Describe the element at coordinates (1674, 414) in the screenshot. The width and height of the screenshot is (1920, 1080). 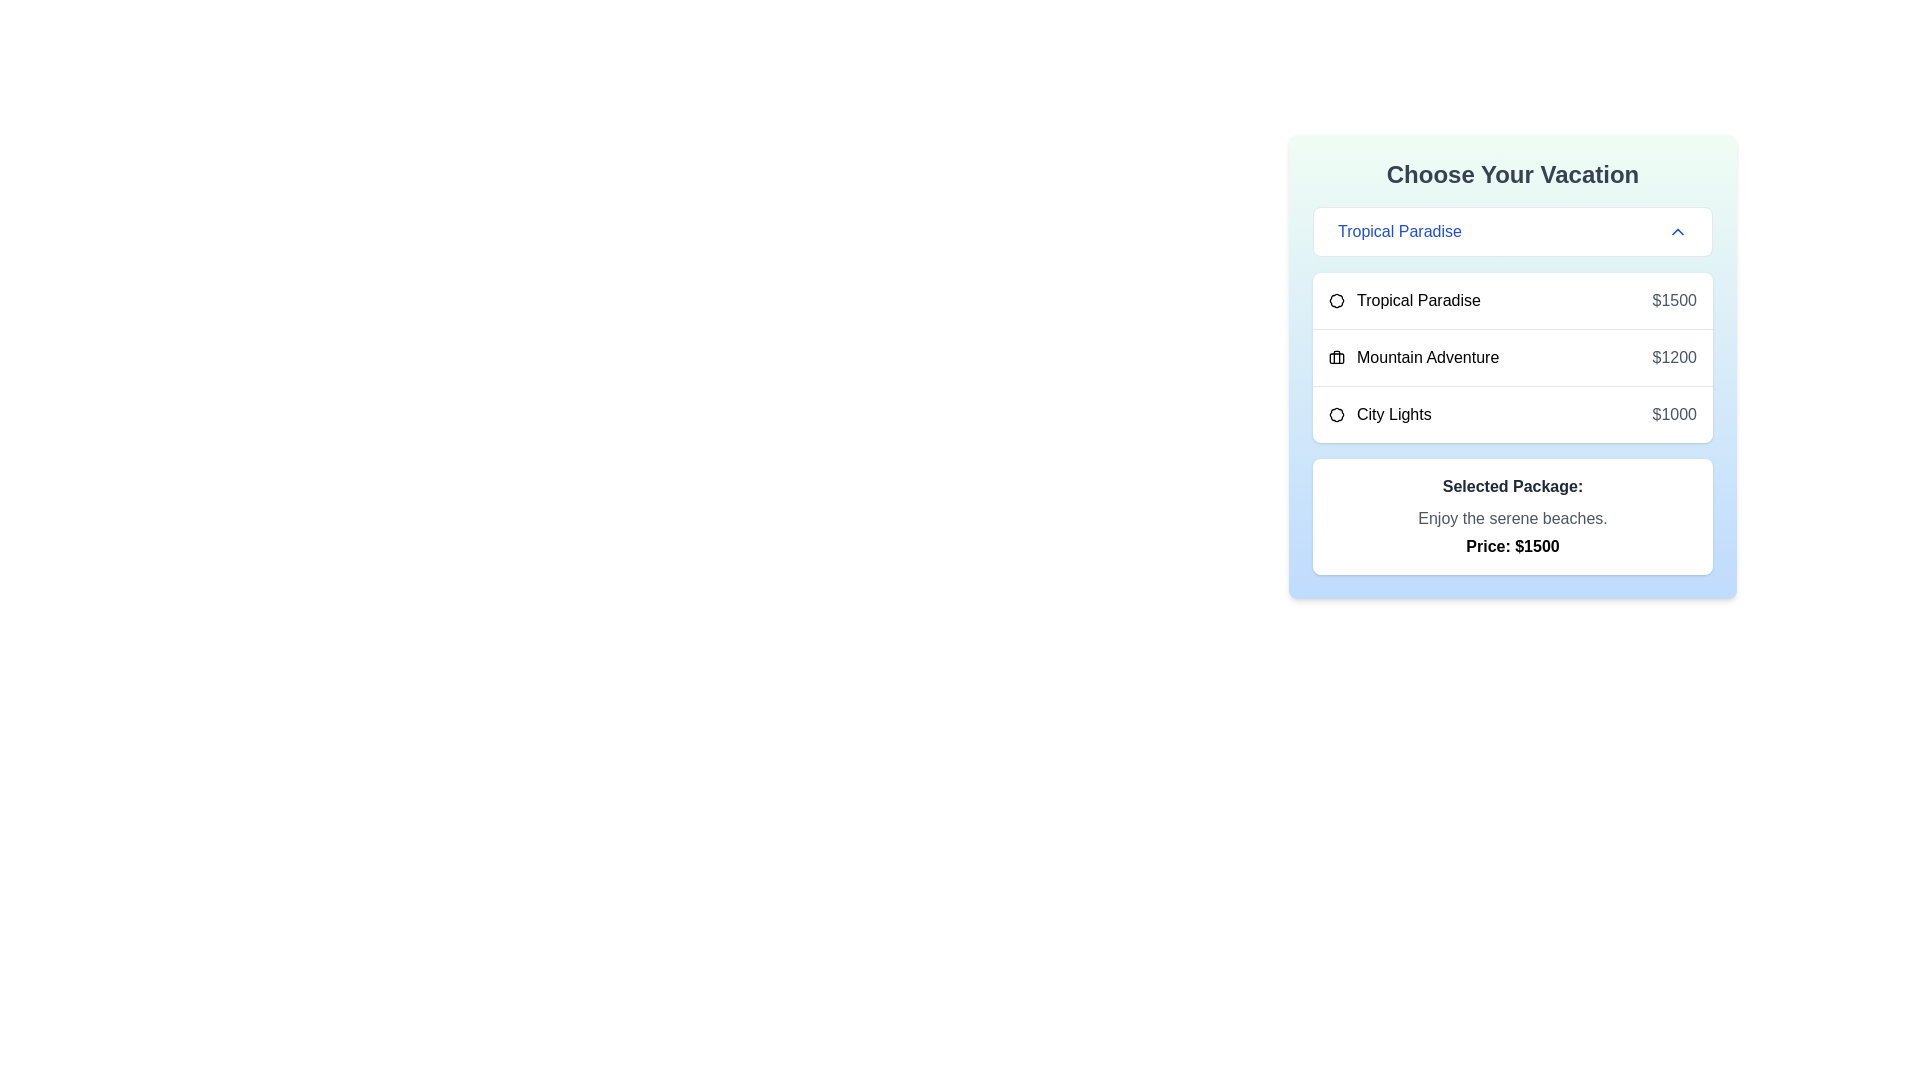
I see `the text element displaying the value '$1000', which is positioned to the right of the 'City Lights' label in the vacation packages list` at that location.